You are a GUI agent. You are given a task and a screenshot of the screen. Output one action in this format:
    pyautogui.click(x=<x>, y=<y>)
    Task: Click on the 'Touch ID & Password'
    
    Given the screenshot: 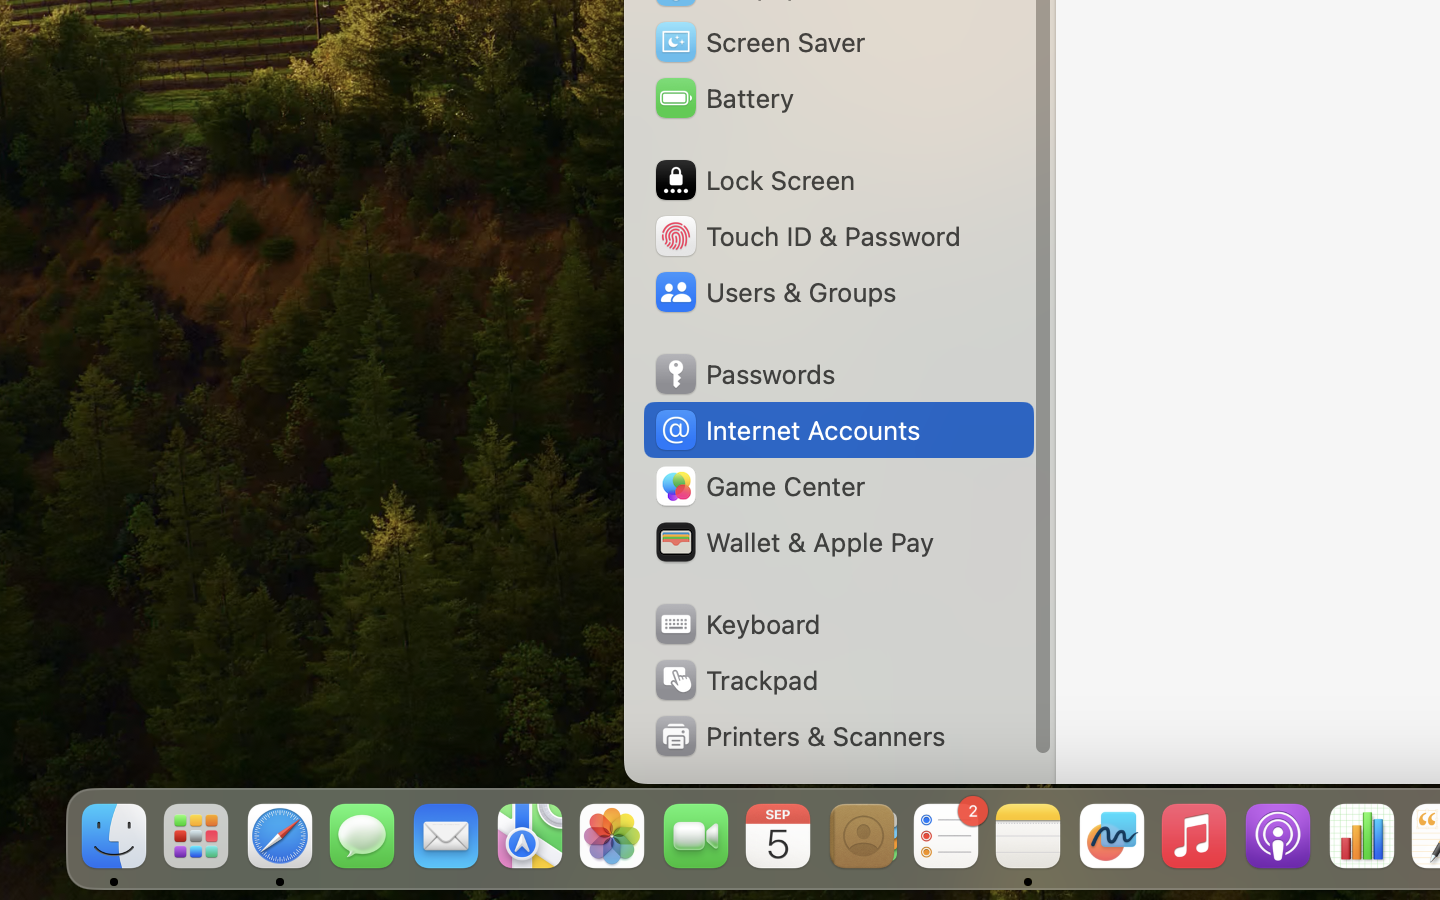 What is the action you would take?
    pyautogui.click(x=806, y=234)
    